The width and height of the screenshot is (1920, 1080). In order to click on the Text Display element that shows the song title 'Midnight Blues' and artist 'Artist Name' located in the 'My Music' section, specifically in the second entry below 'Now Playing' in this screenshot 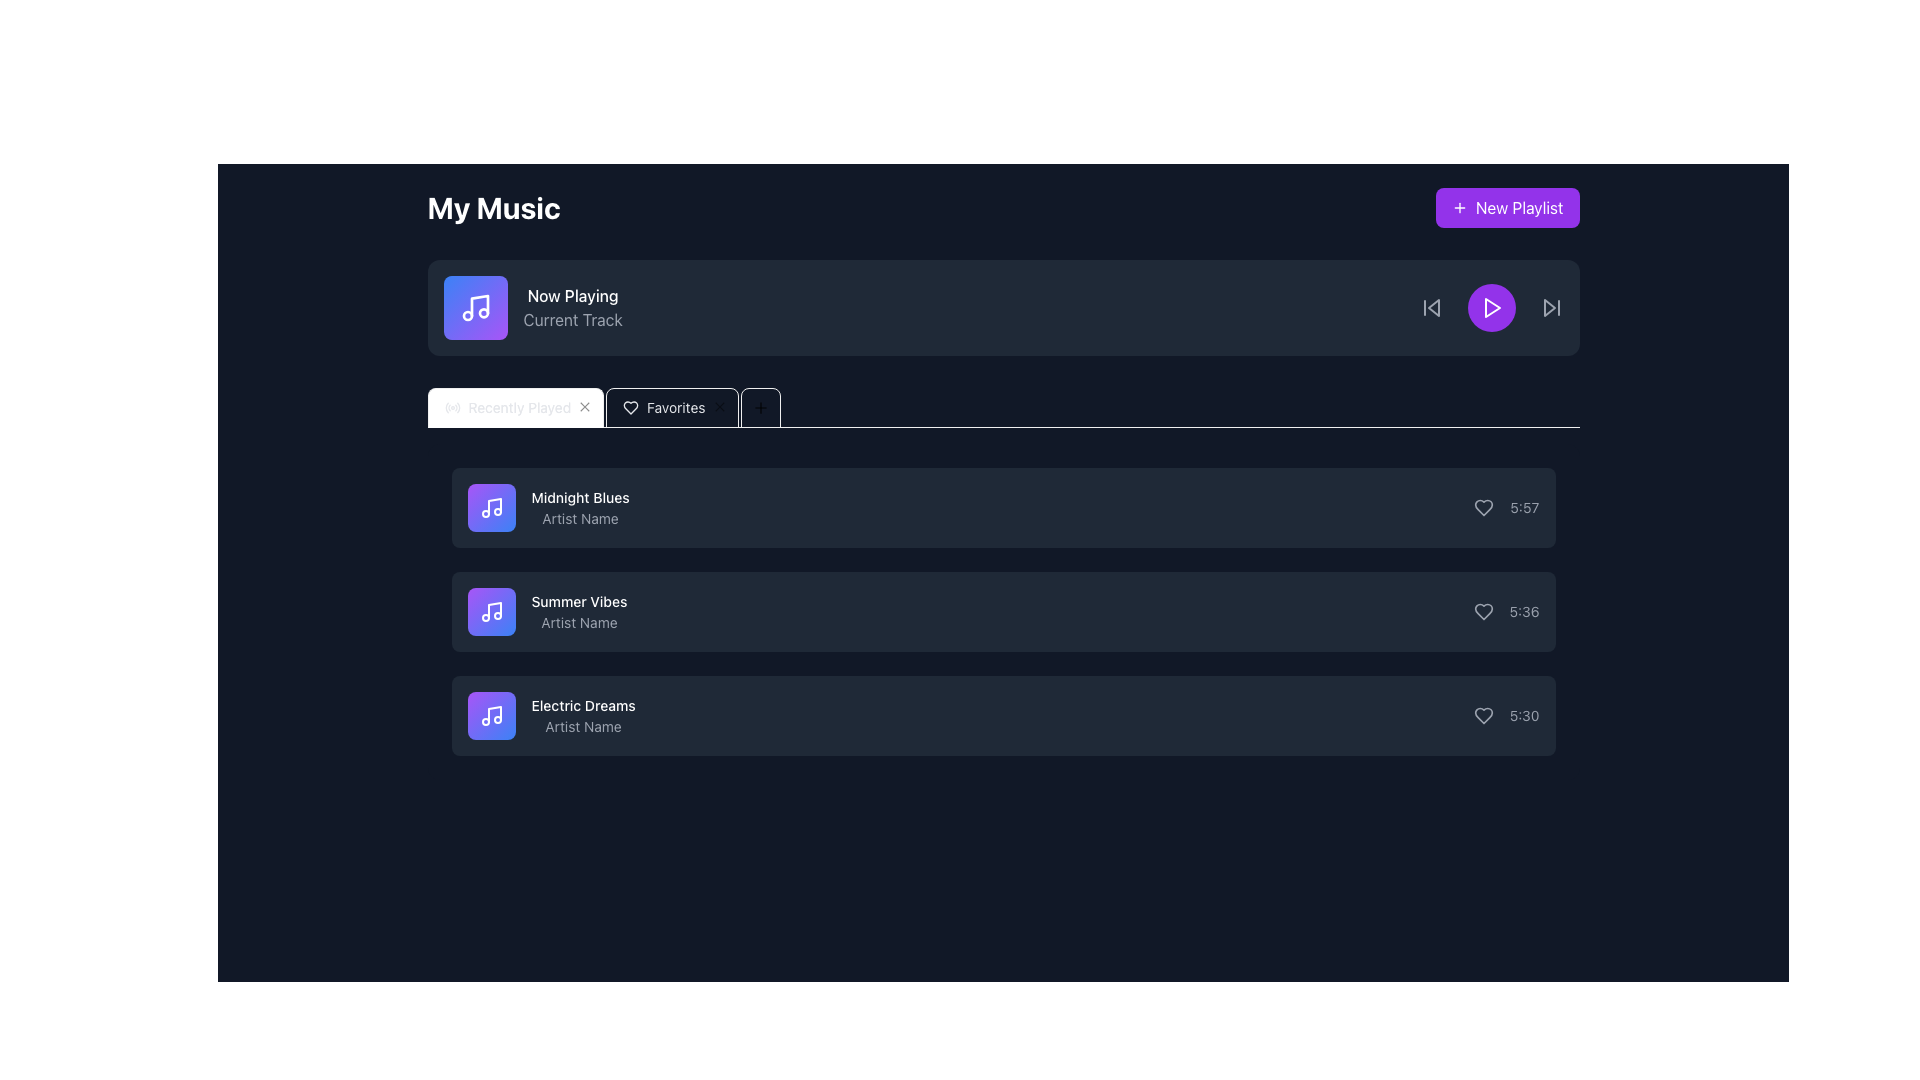, I will do `click(579, 507)`.